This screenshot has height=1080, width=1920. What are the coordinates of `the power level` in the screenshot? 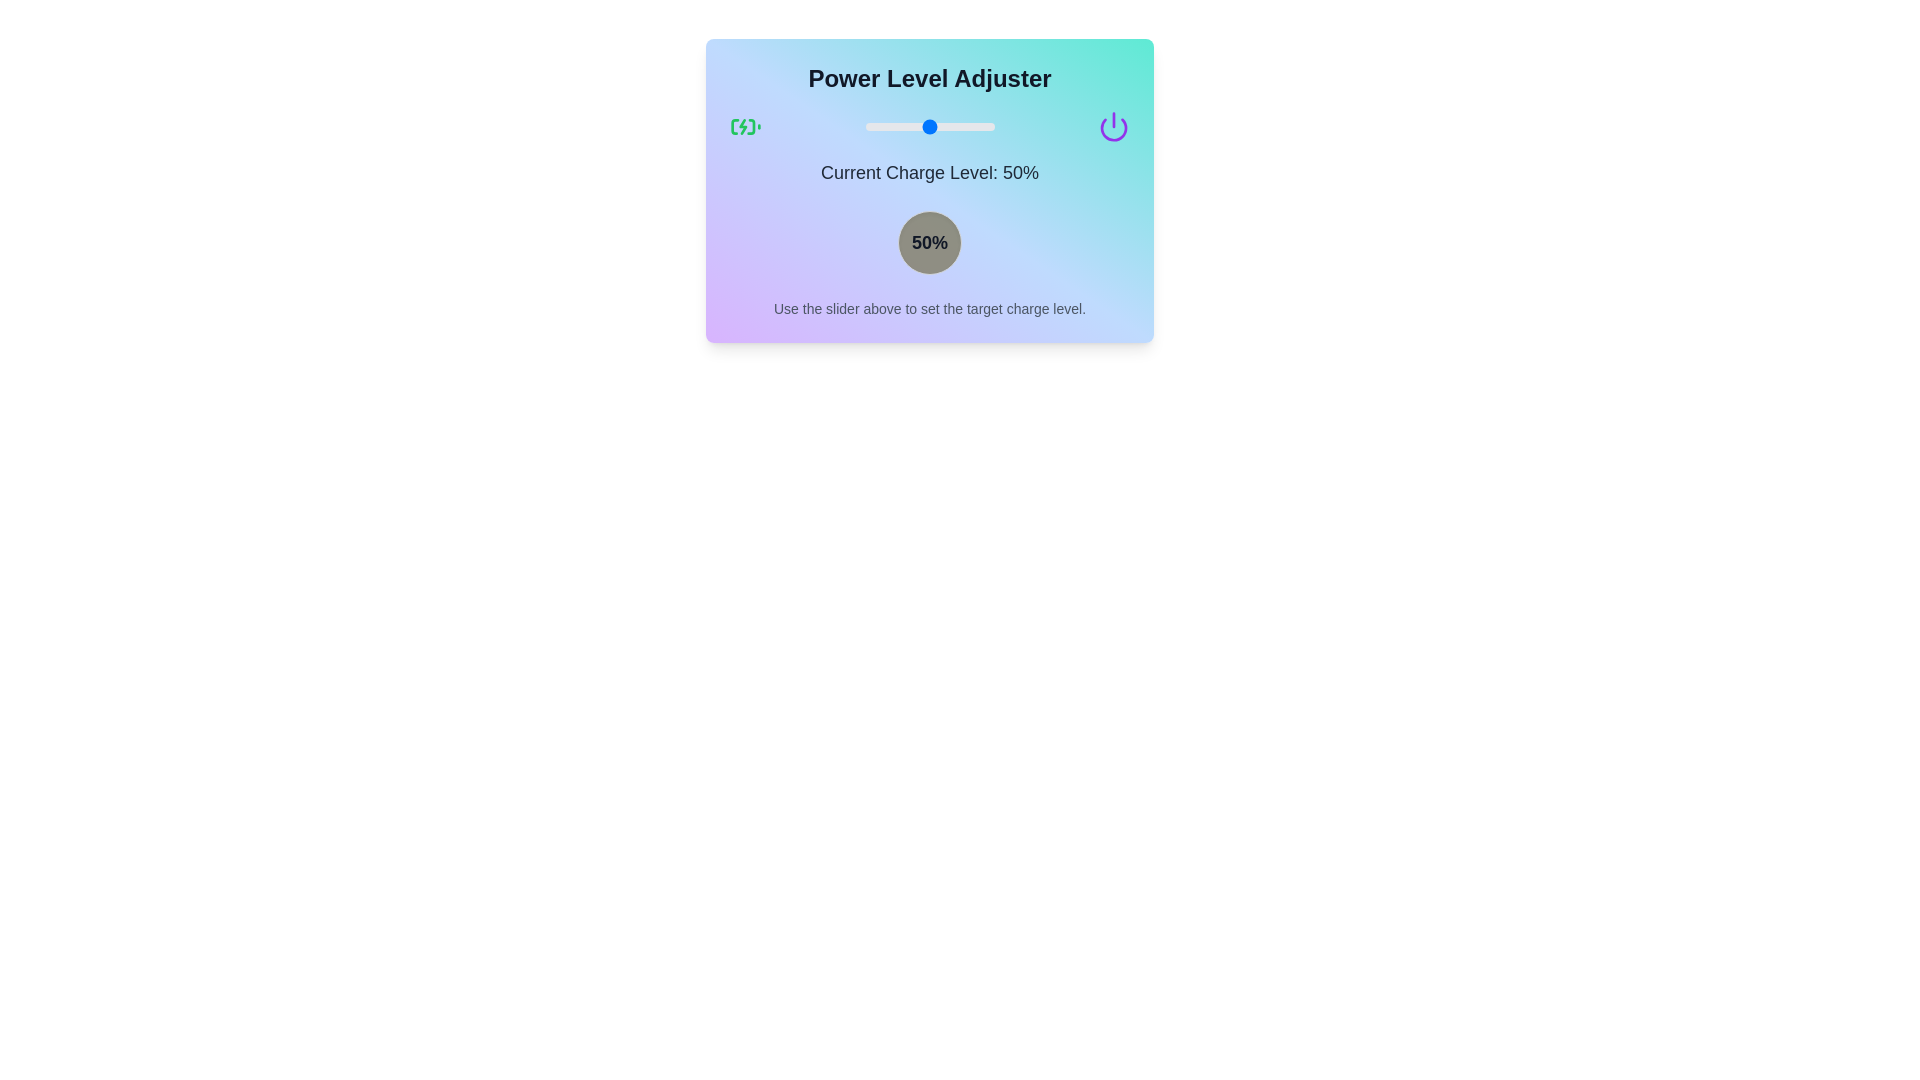 It's located at (984, 127).